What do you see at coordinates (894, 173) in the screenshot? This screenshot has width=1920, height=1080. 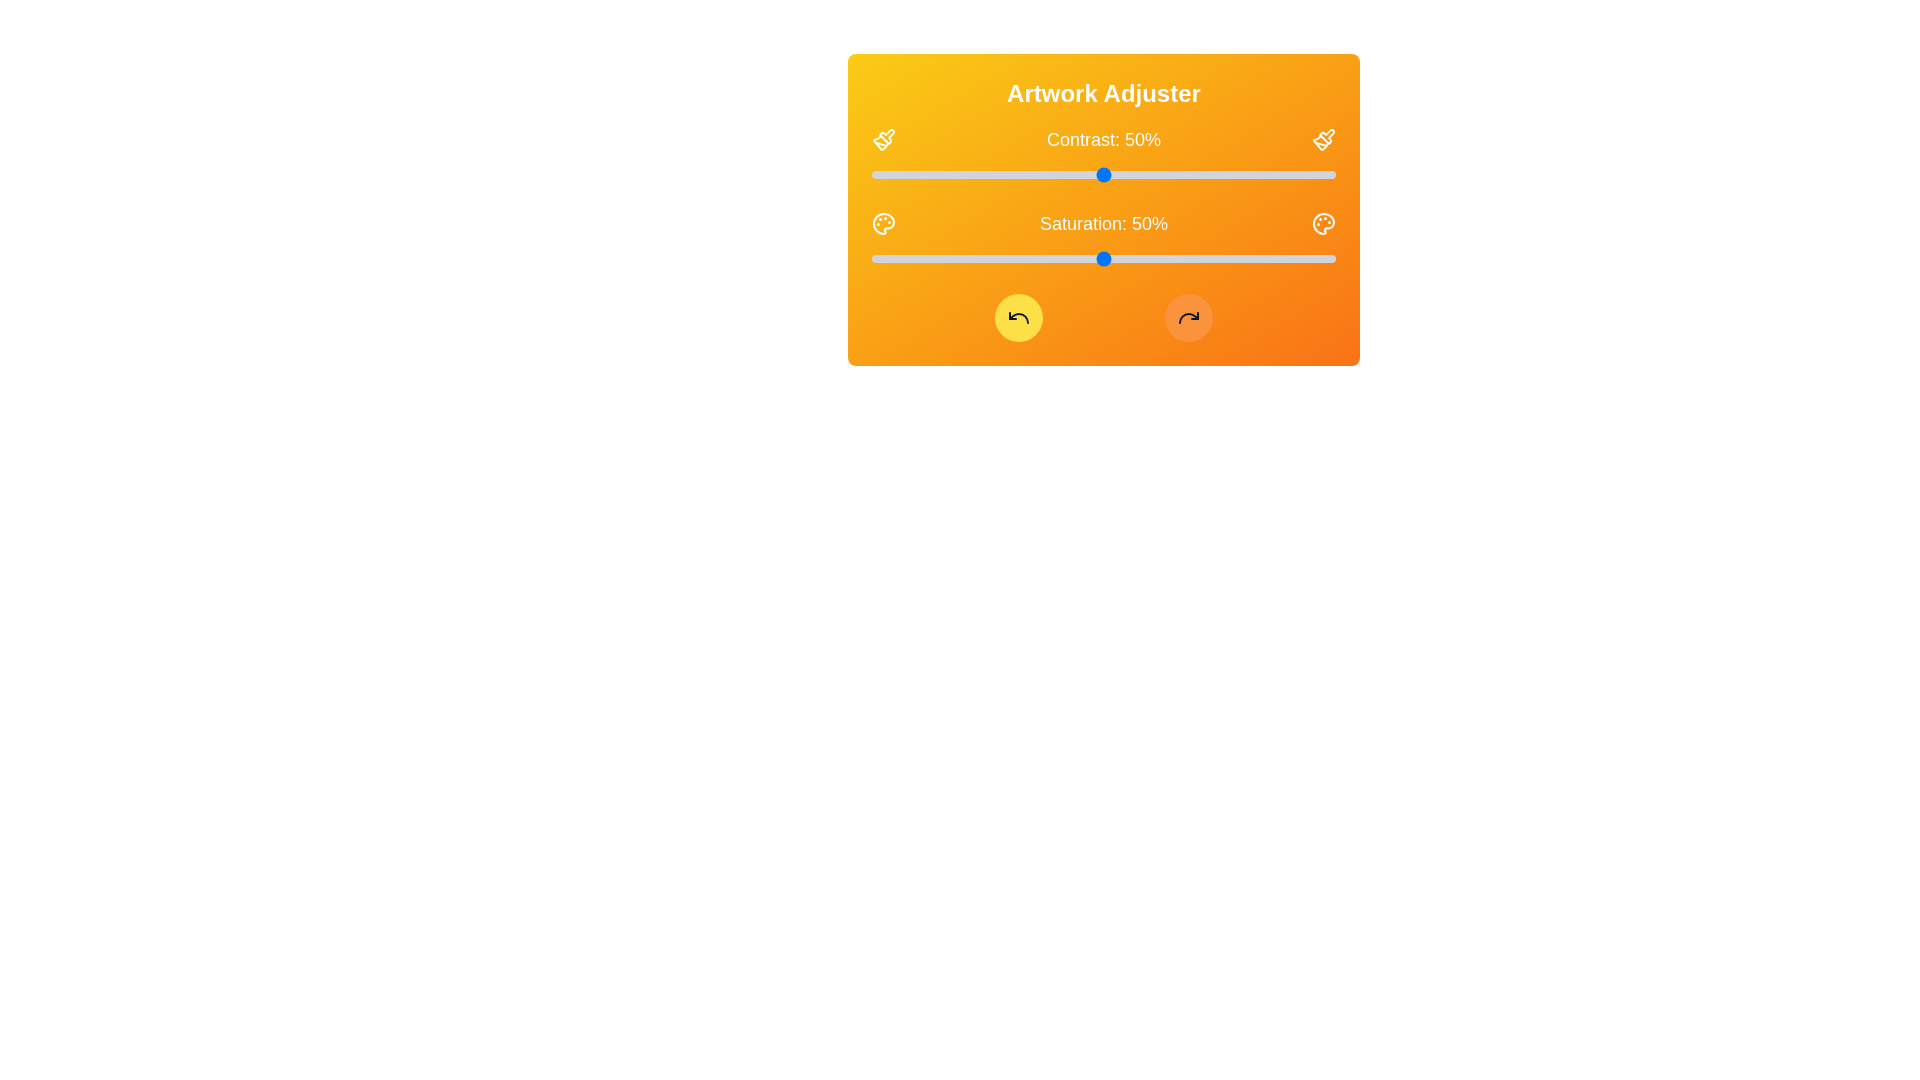 I see `the contrast slider to 5%` at bounding box center [894, 173].